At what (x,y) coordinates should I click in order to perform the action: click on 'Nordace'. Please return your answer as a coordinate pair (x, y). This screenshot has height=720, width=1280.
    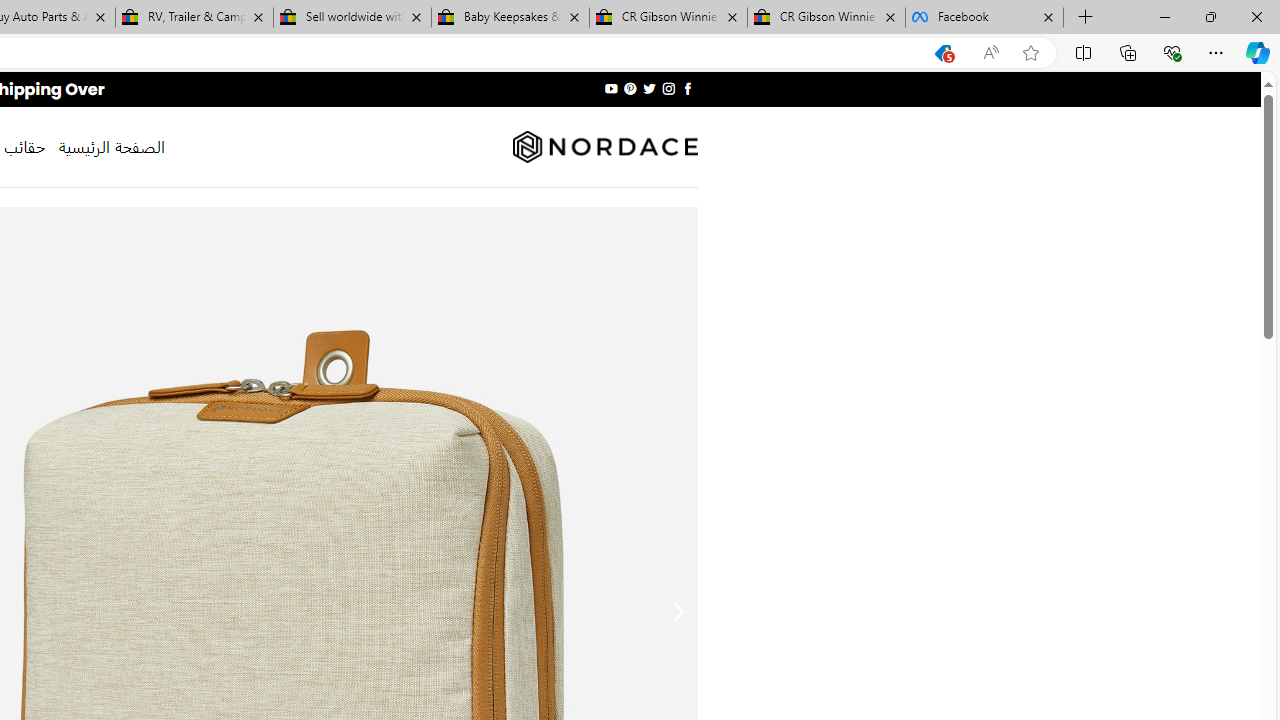
    Looking at the image, I should click on (603, 146).